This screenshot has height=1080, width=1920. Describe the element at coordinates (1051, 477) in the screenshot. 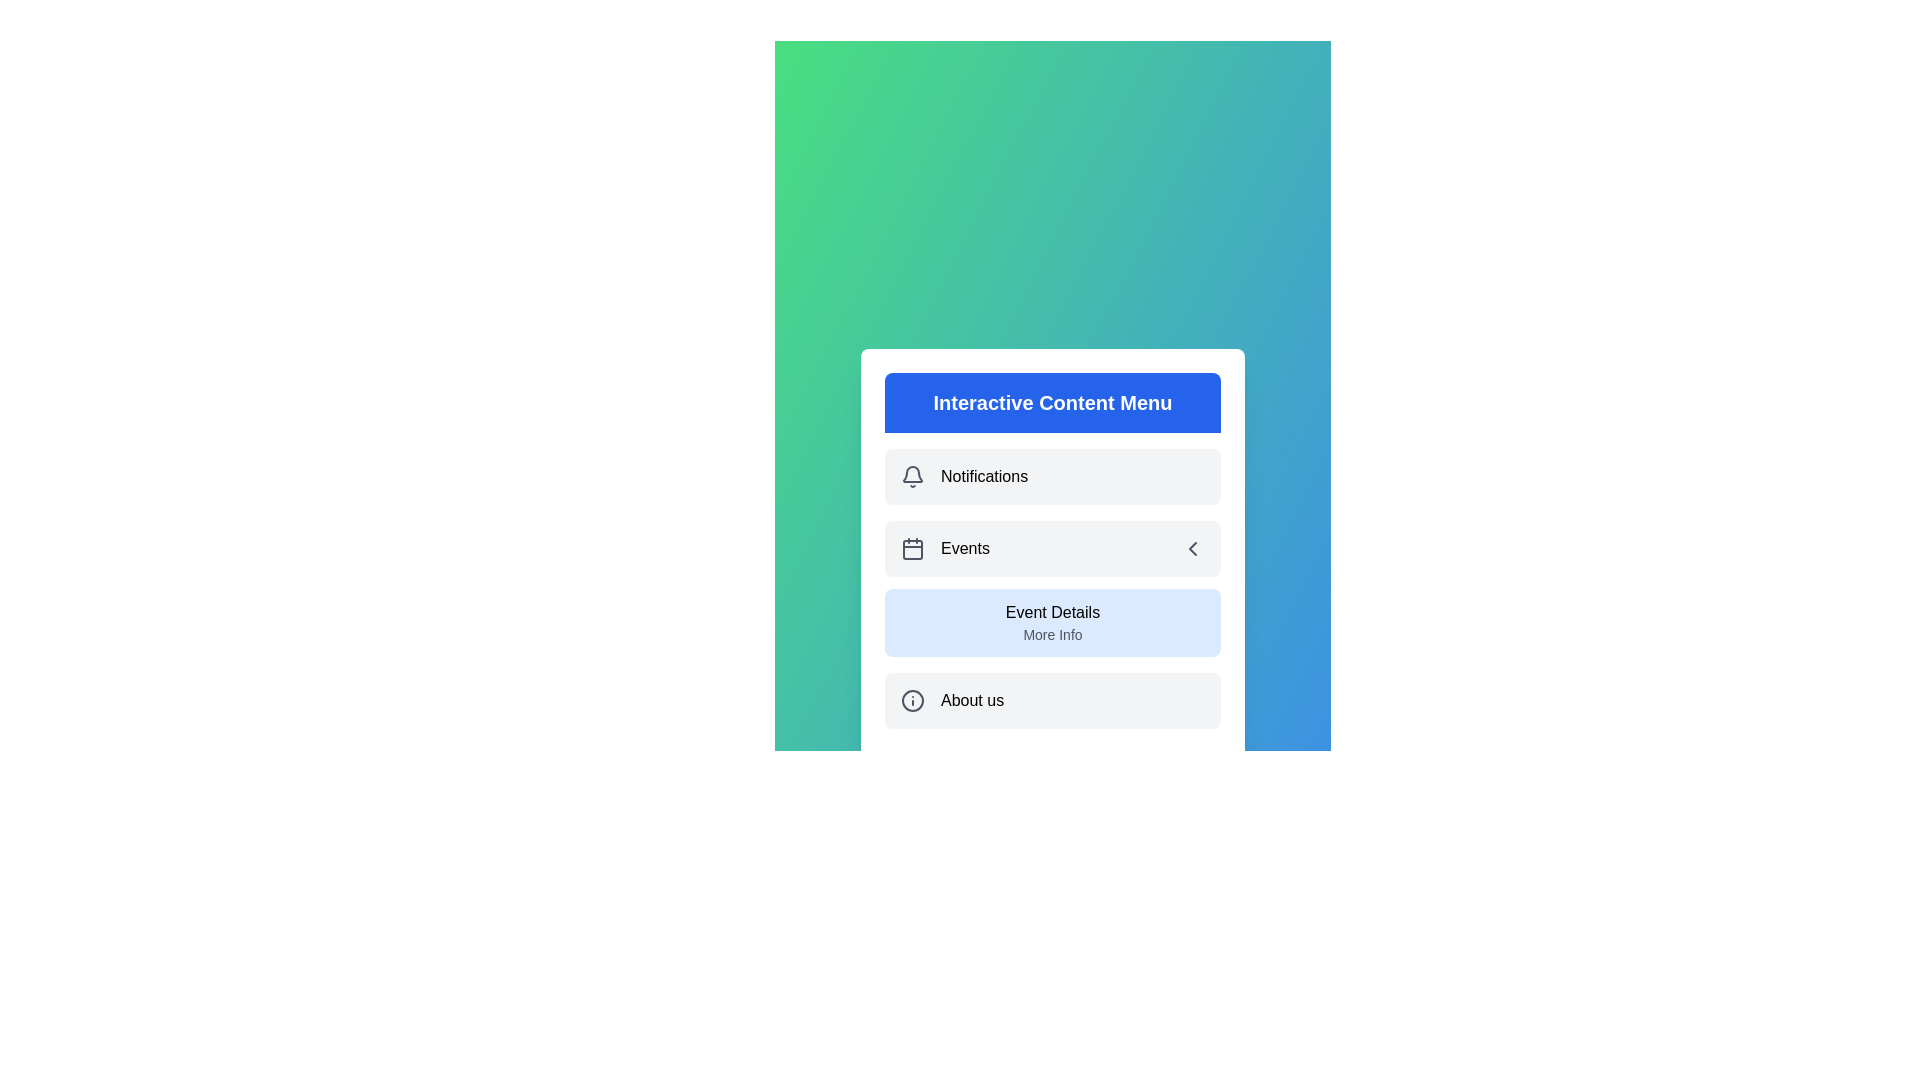

I see `the menu item Notifications` at that location.